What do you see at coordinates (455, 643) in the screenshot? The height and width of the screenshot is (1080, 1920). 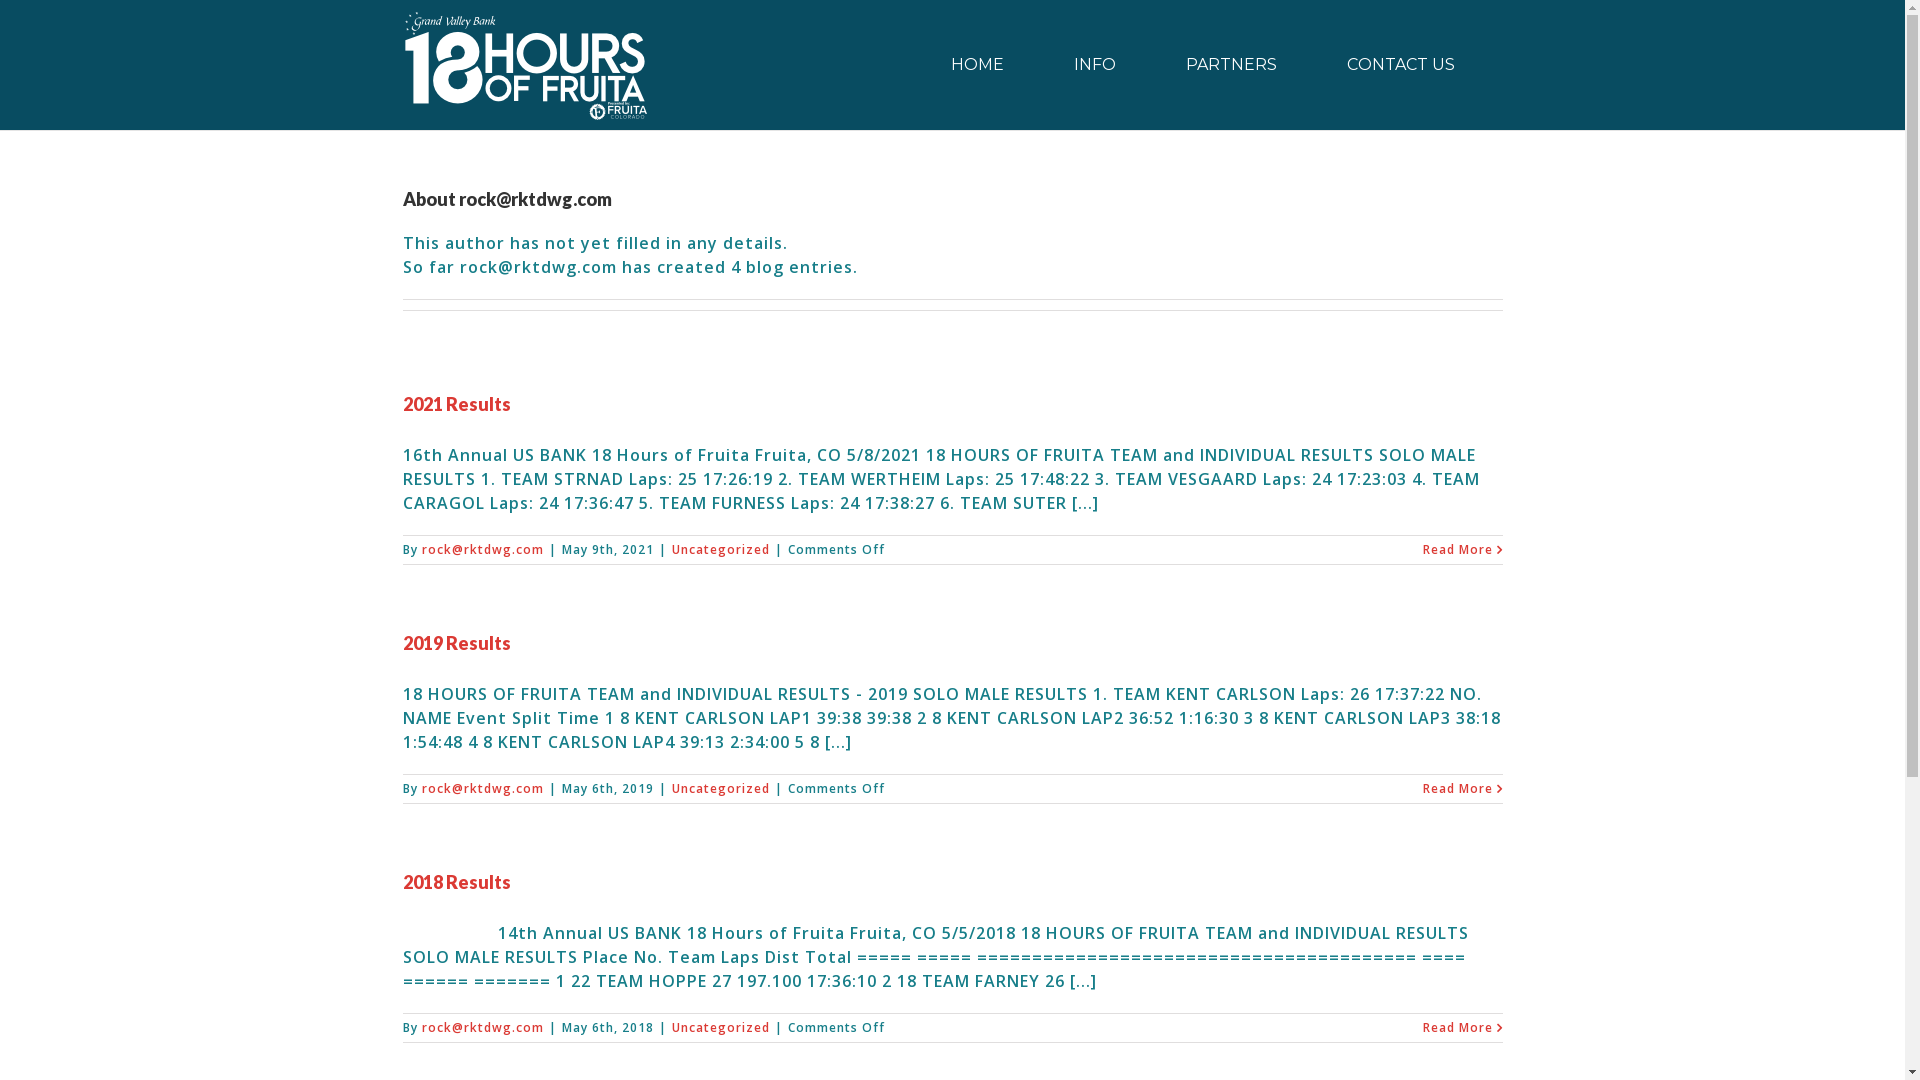 I see `'2019 Results'` at bounding box center [455, 643].